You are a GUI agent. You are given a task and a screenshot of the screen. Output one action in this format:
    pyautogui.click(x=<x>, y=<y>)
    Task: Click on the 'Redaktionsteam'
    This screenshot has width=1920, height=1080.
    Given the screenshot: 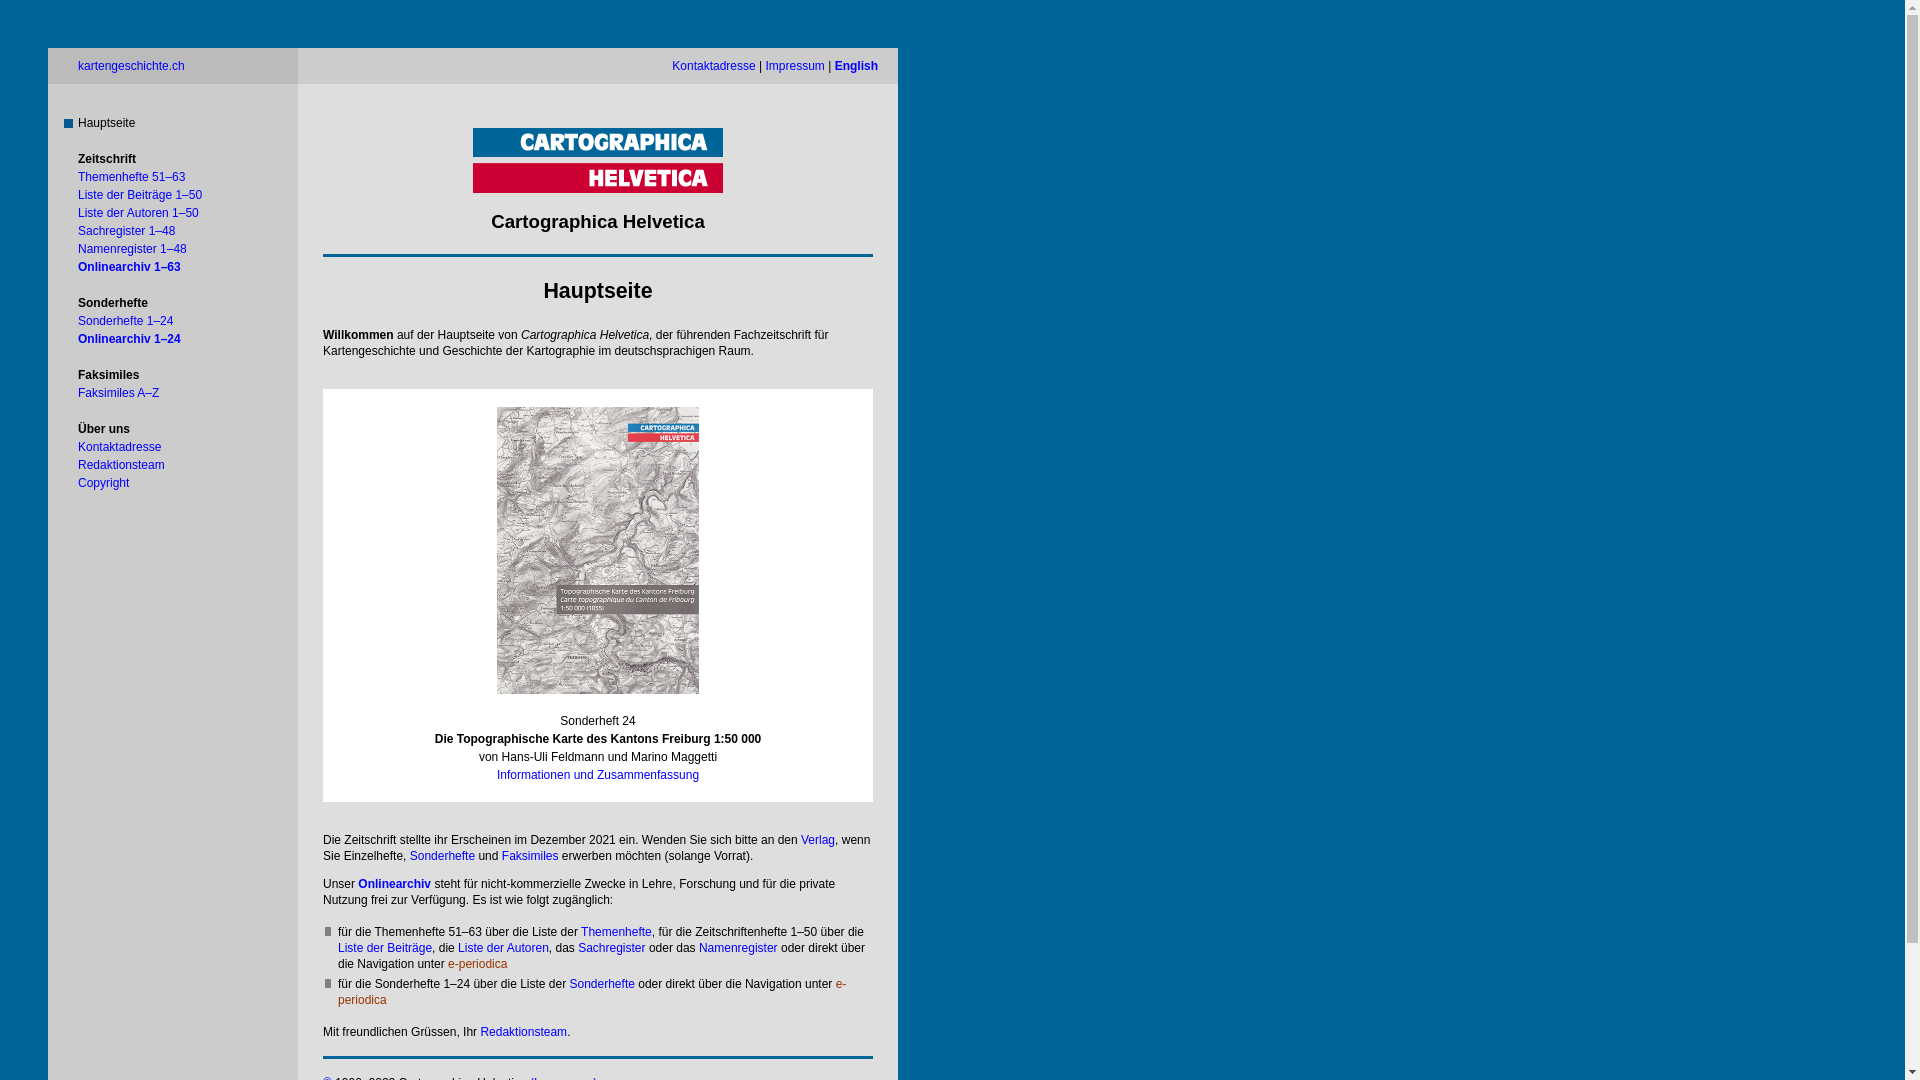 What is the action you would take?
    pyautogui.click(x=523, y=1032)
    